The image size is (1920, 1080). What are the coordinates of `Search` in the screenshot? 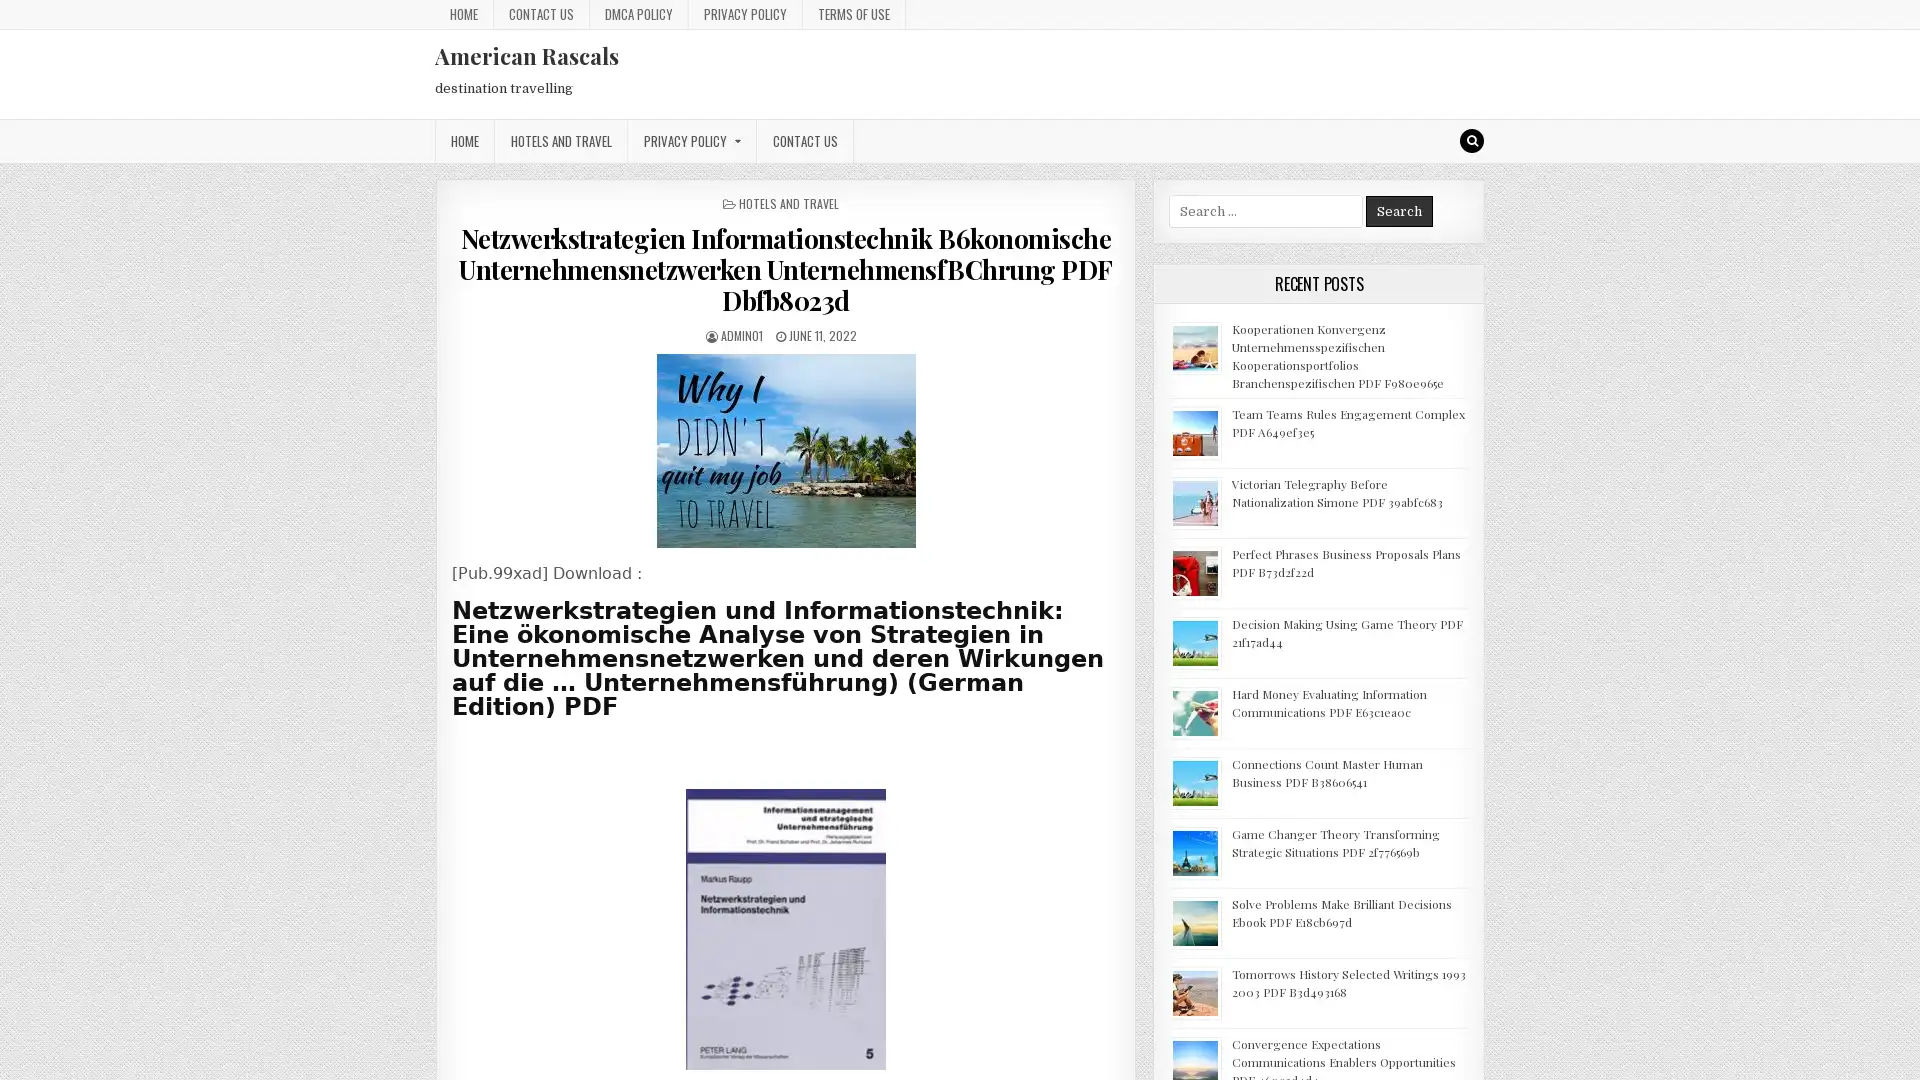 It's located at (1398, 211).